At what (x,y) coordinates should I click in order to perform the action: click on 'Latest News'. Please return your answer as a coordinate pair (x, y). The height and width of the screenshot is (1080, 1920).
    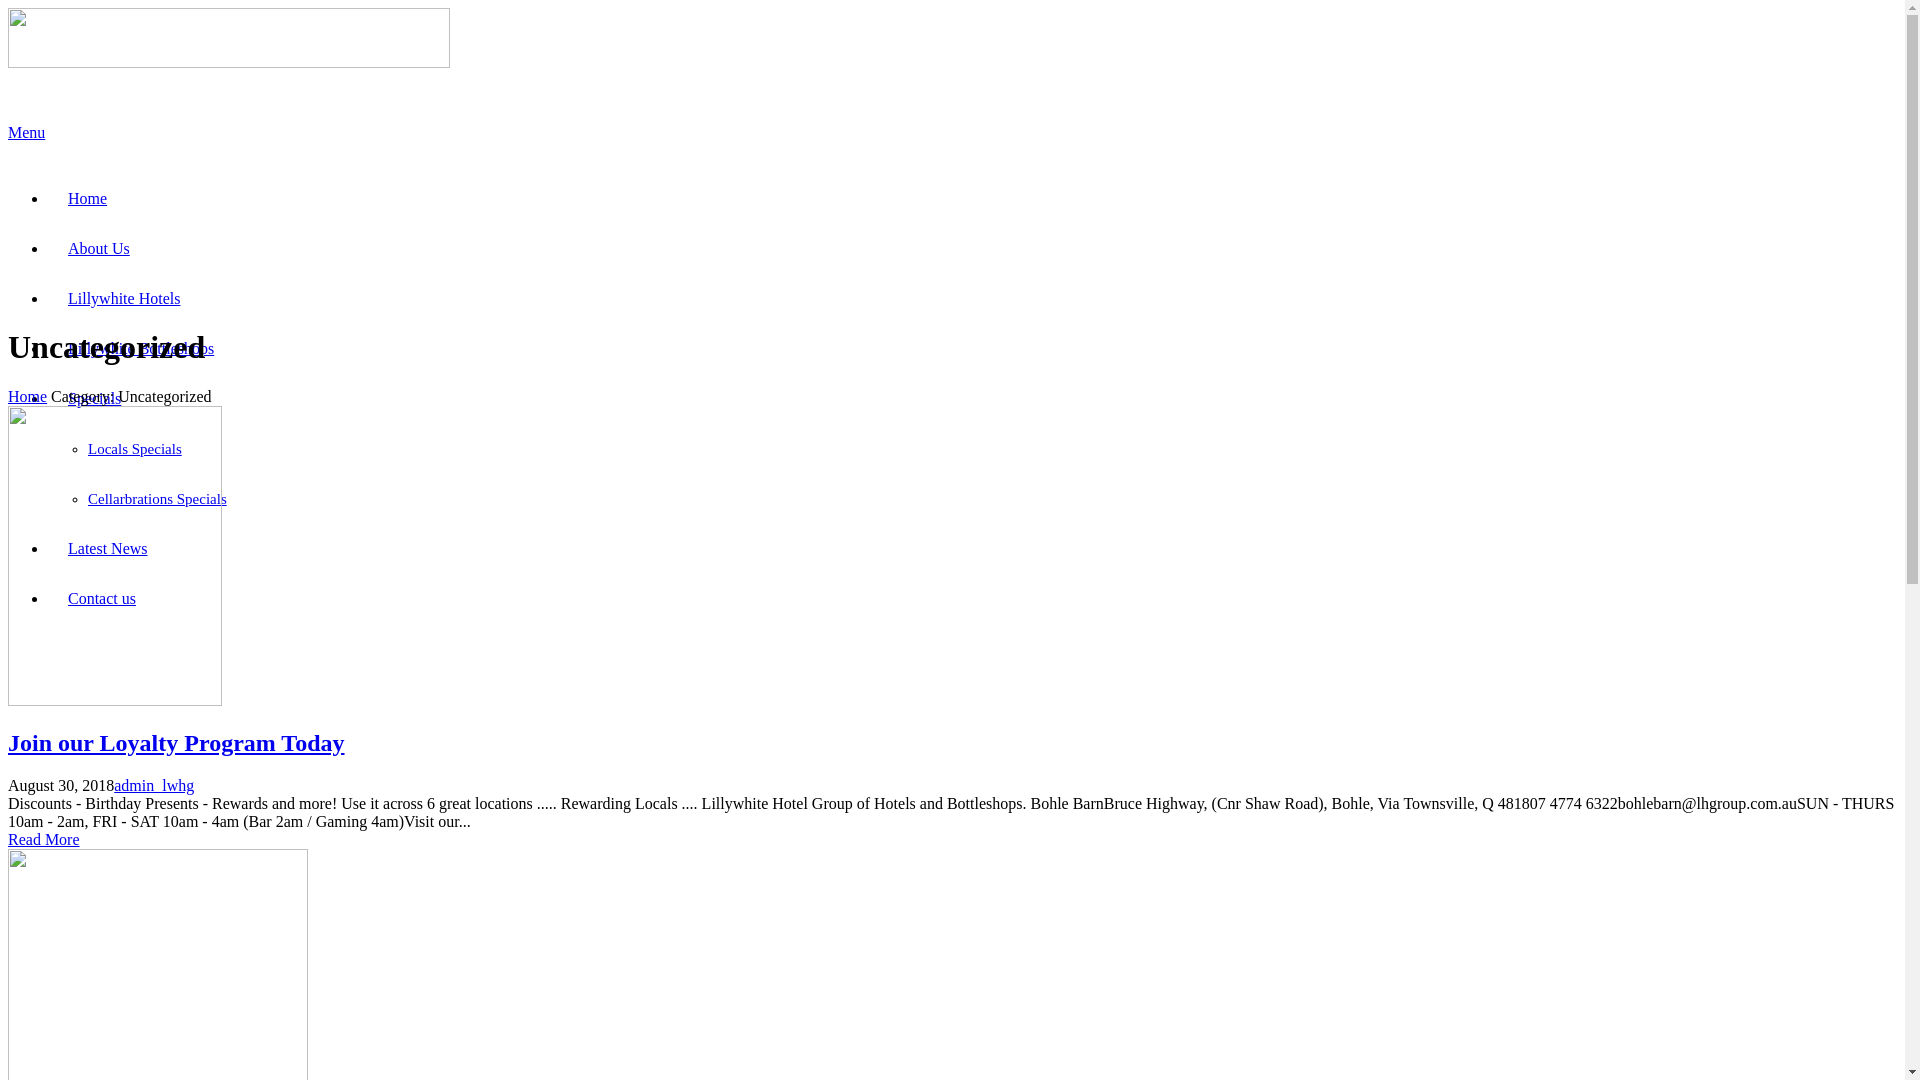
    Looking at the image, I should click on (106, 548).